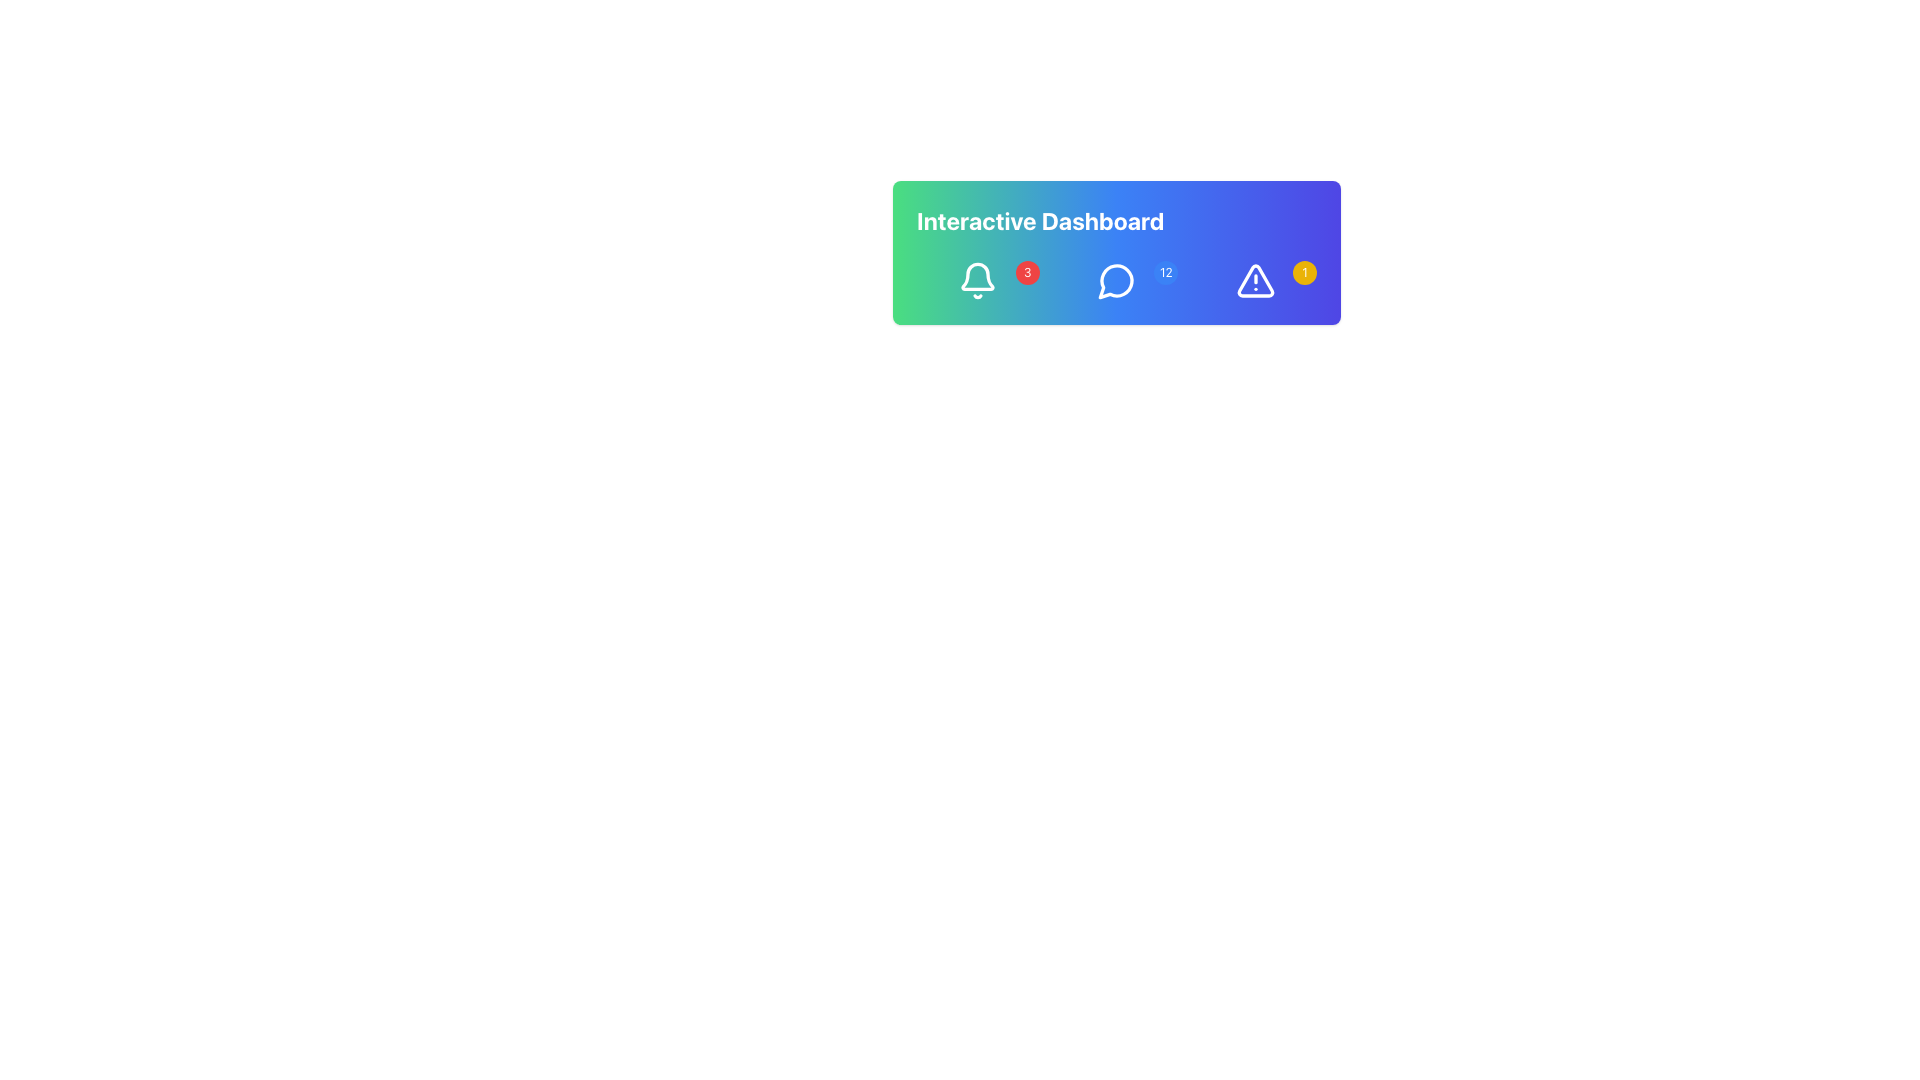 This screenshot has height=1080, width=1920. What do you see at coordinates (1115, 281) in the screenshot?
I see `the stylized speech bubble icon located in the 'Interactive Dashboard' section, which is the second icon from the left, between the bell and warning icons` at bounding box center [1115, 281].